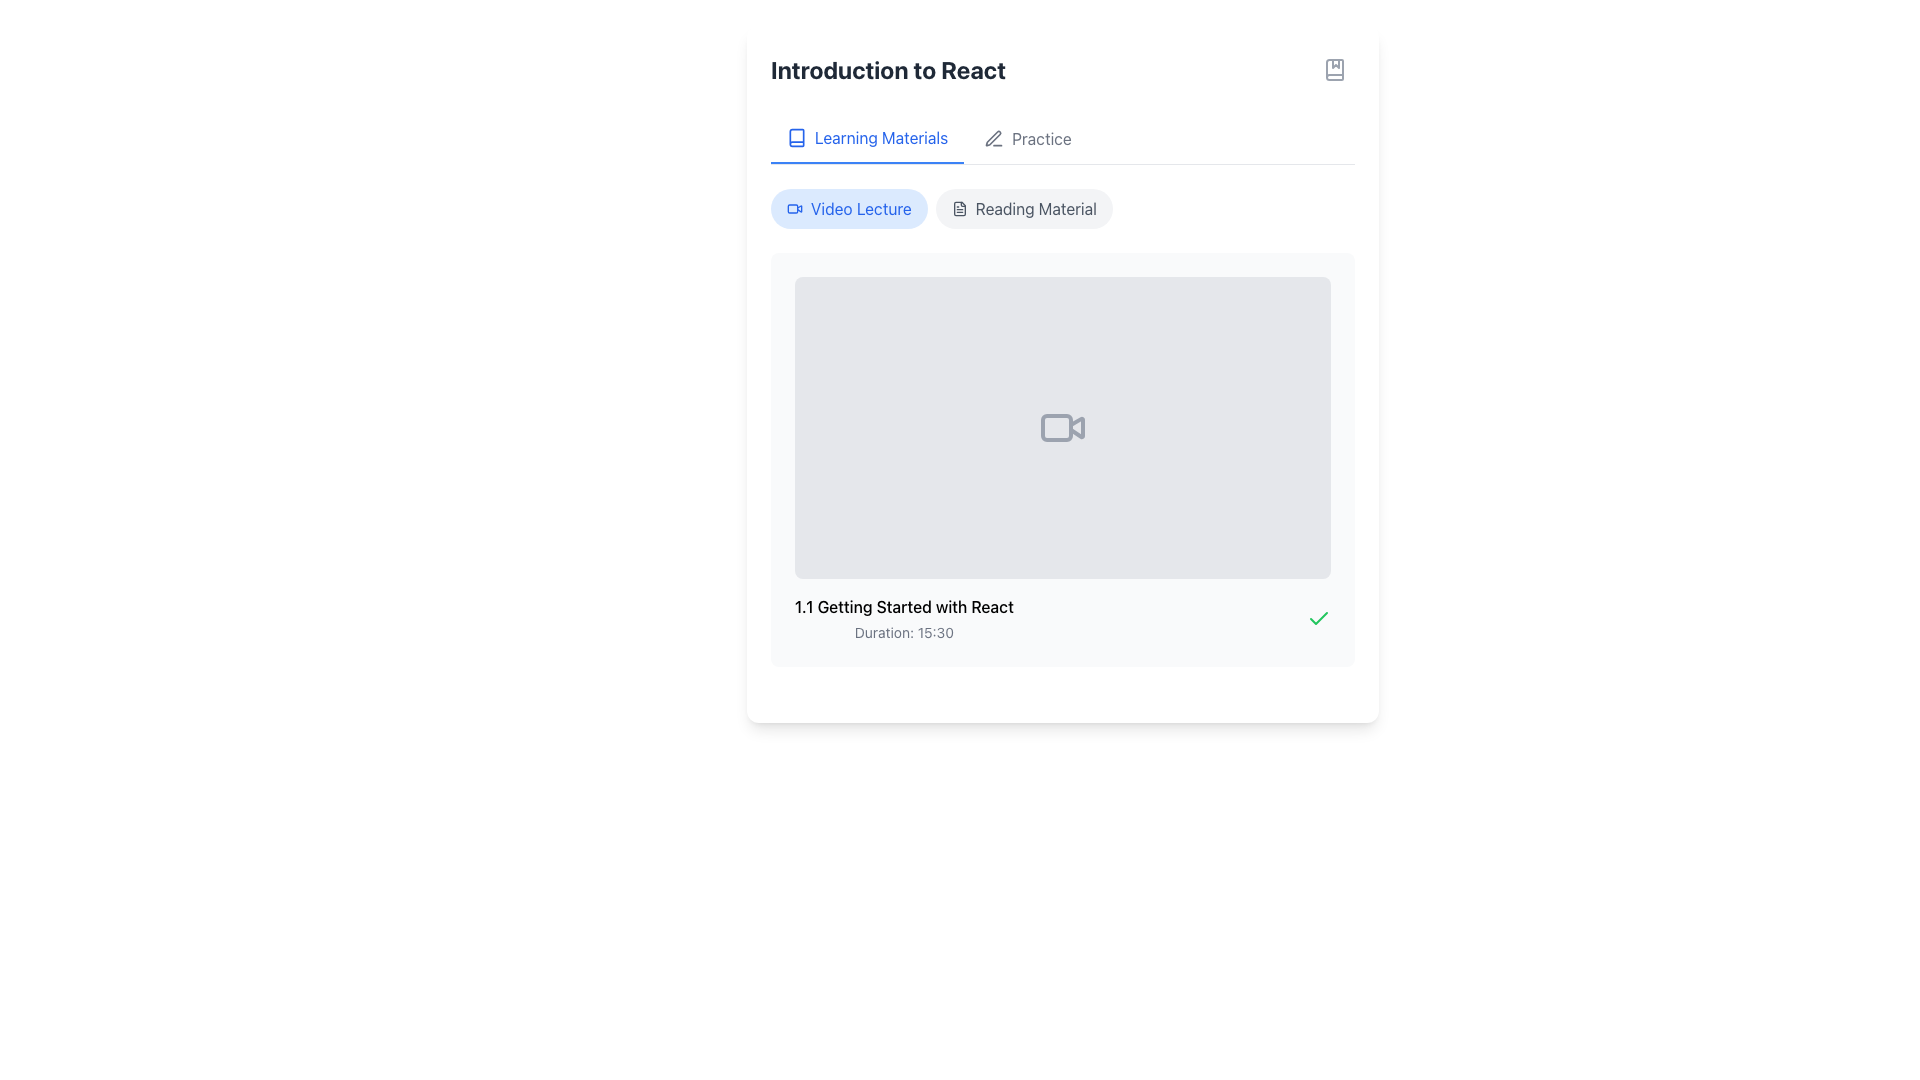 The image size is (1920, 1080). Describe the element at coordinates (1055, 426) in the screenshot. I see `the rectangular portion of the video play button which is part of the graphical representation within the SVG` at that location.